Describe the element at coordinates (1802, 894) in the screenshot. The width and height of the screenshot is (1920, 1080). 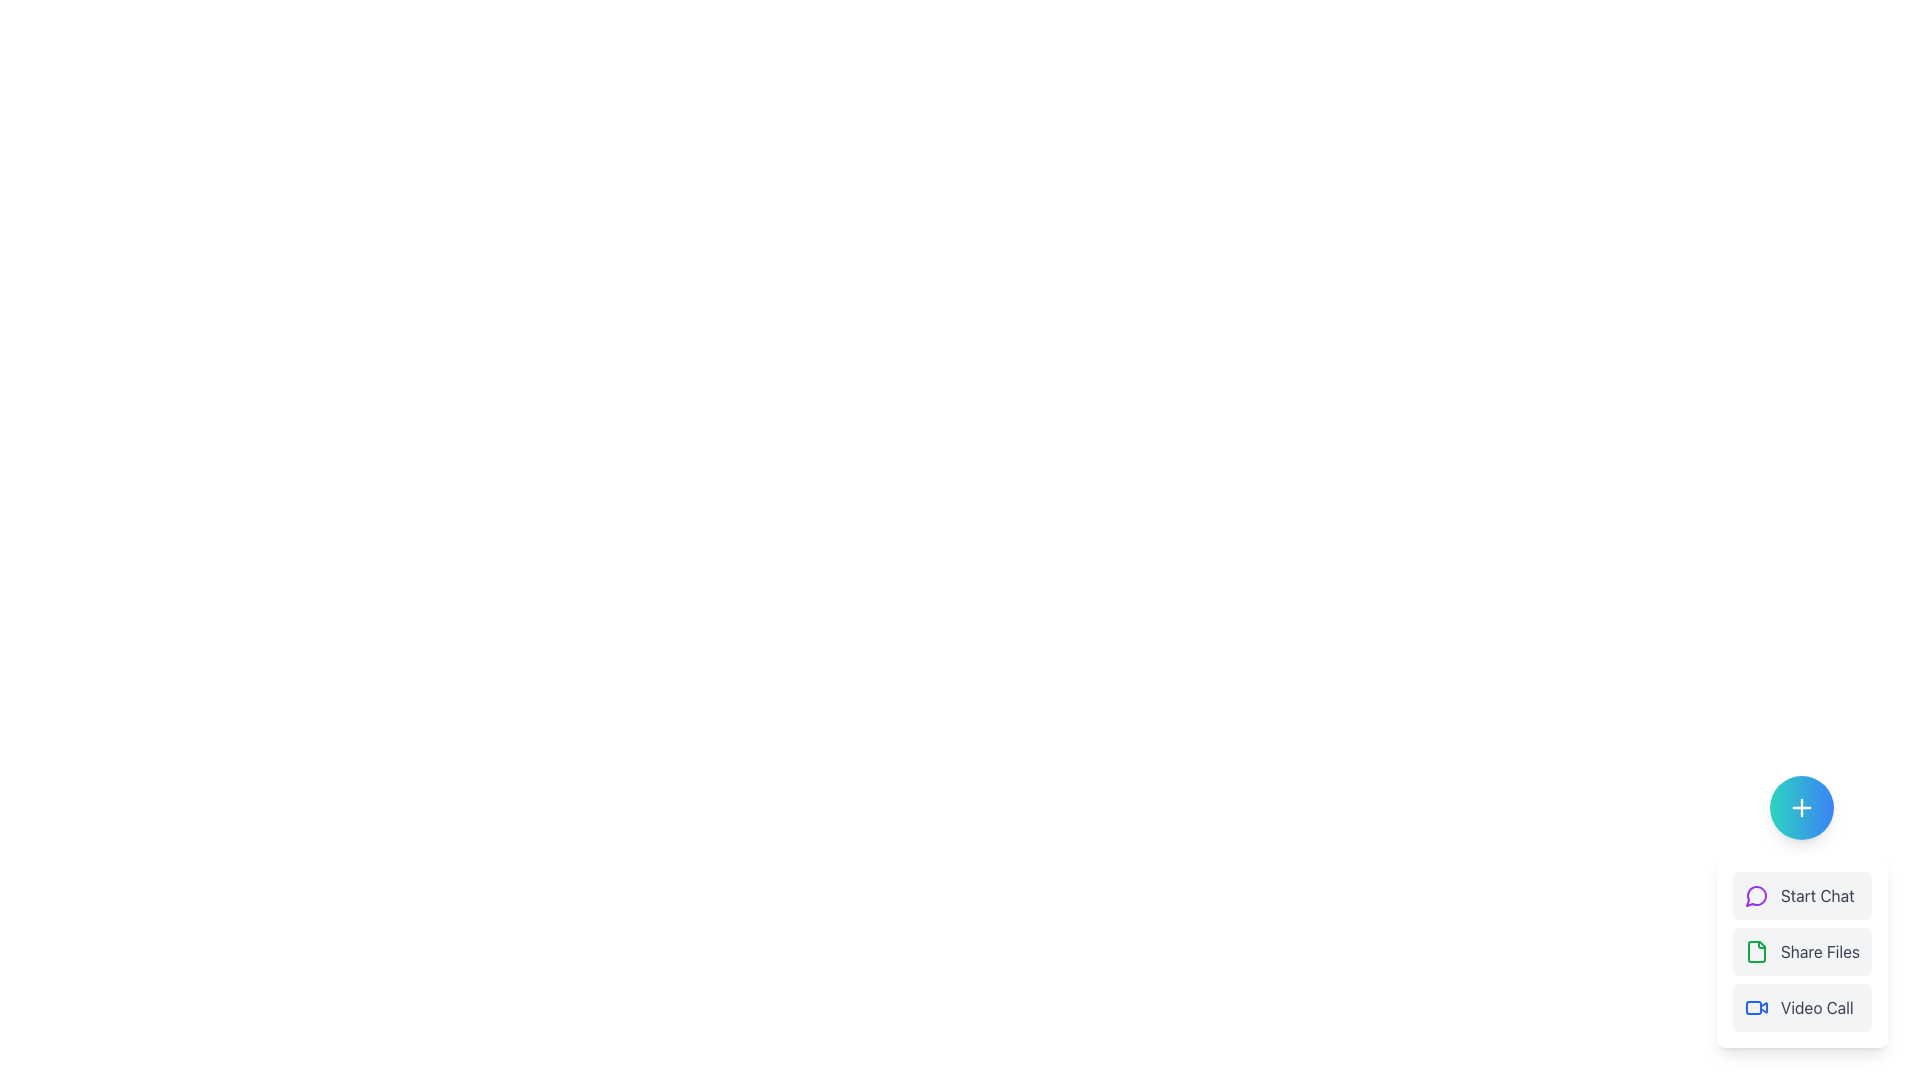
I see `the 'Start Chat' button, which has a light gray background and a purple outlined chat bubble icon, to initiate a chat` at that location.